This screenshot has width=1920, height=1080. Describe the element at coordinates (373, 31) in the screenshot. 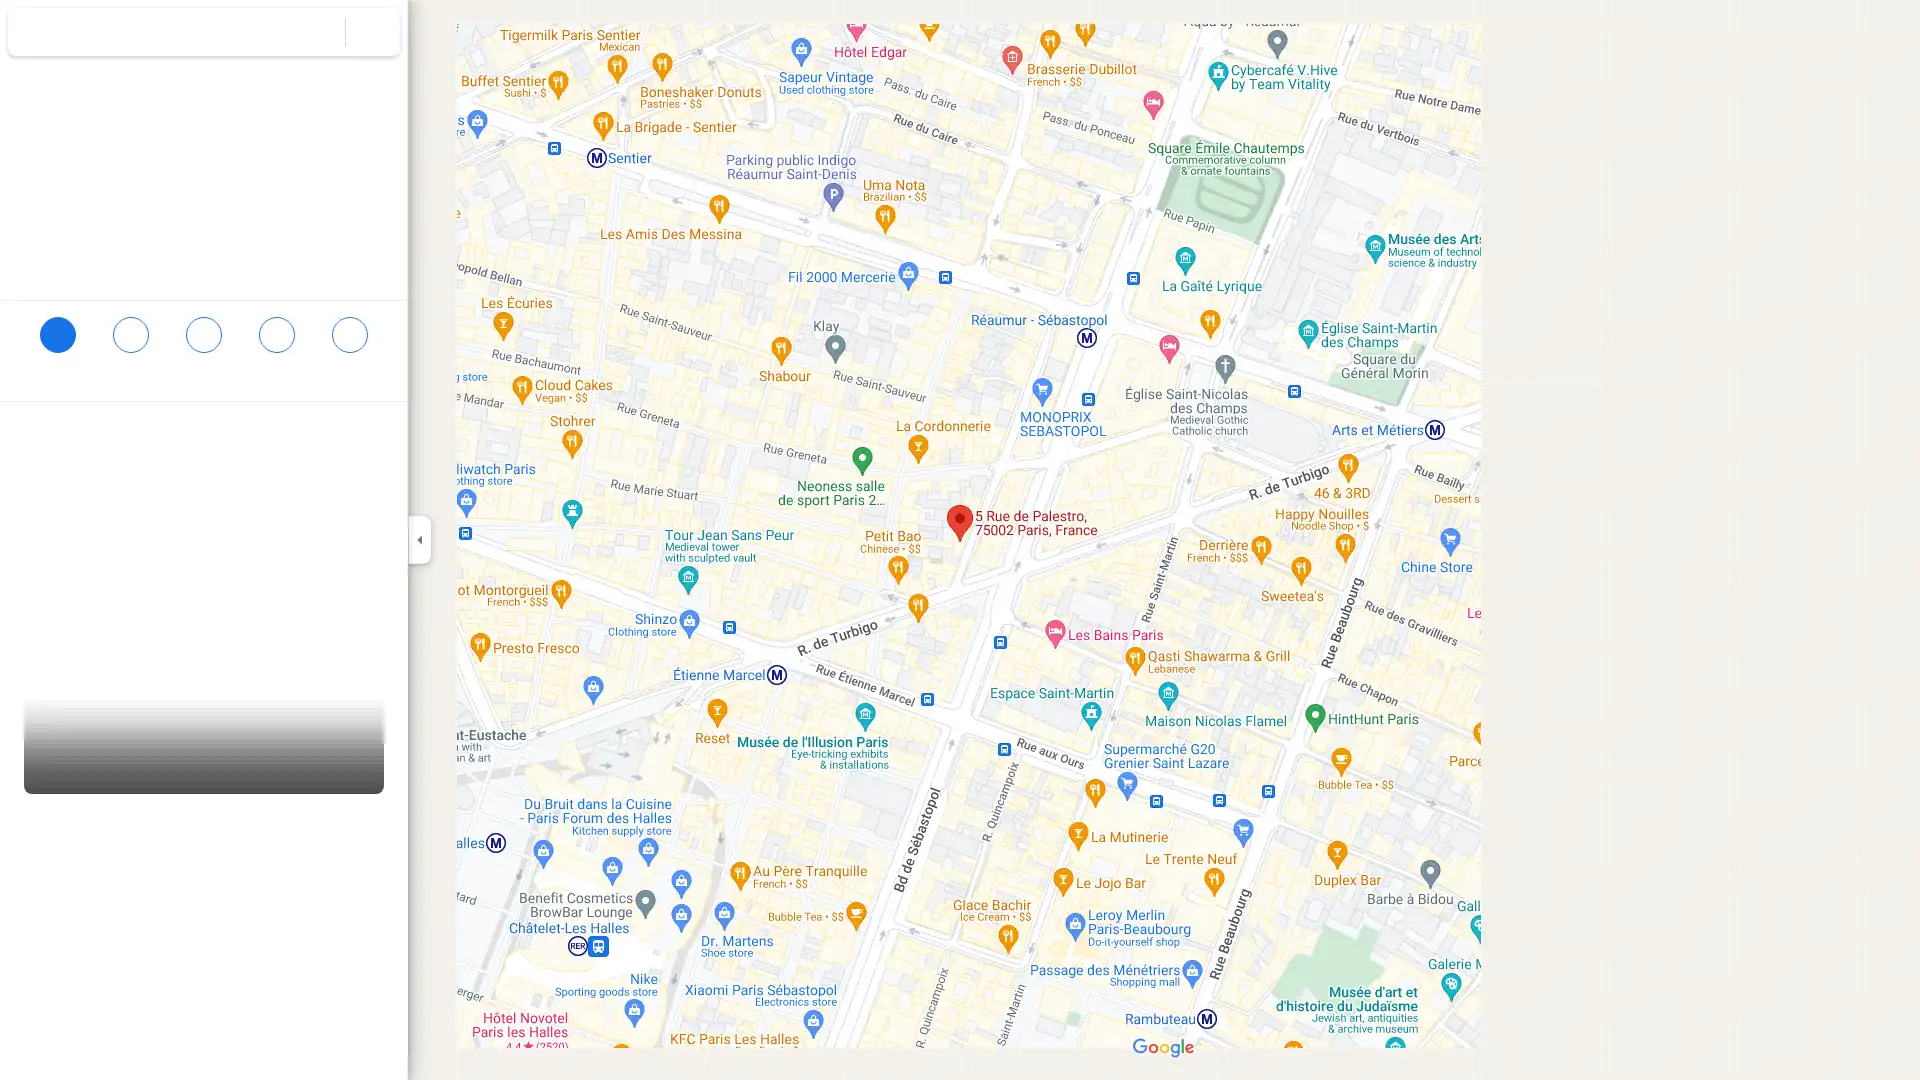

I see `Clear search` at that location.